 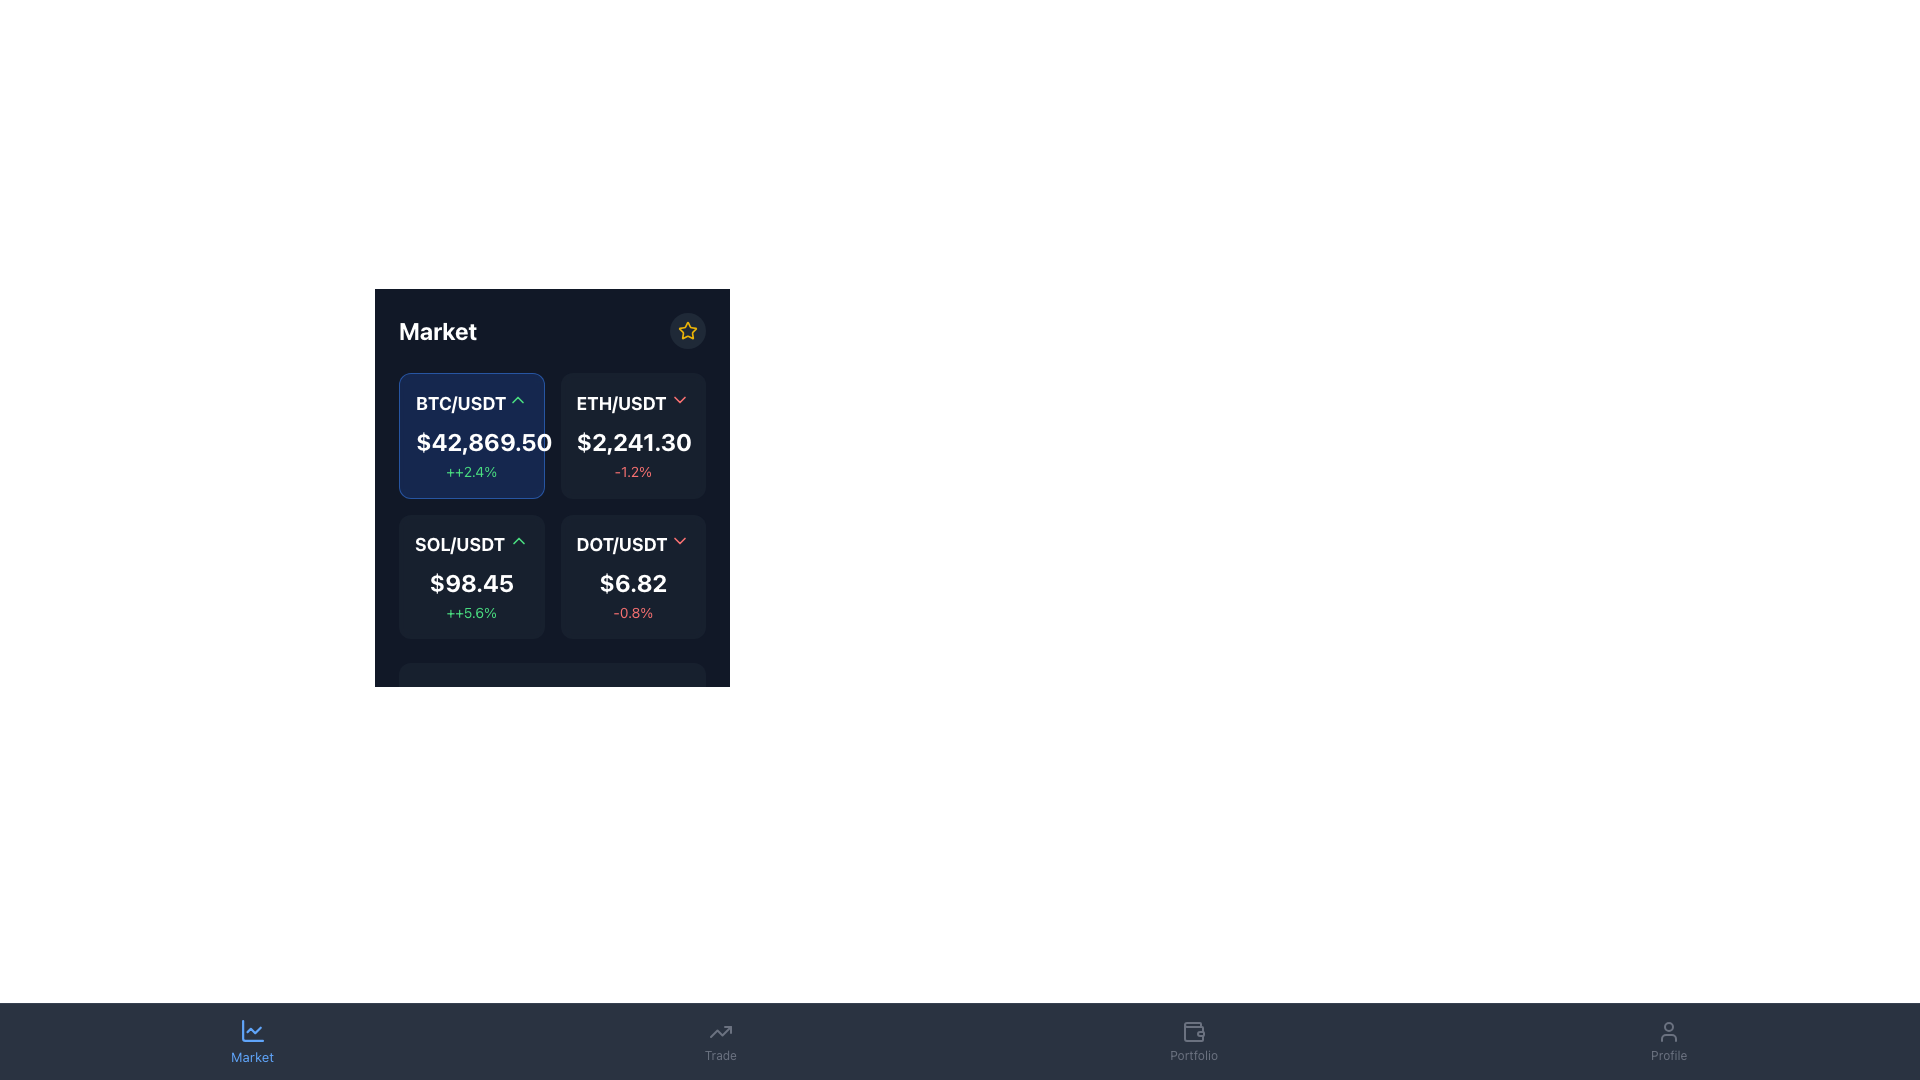 What do you see at coordinates (680, 400) in the screenshot?
I see `the downward-pointing red chevron icon located in the 'ETH/USDT' section at the top-right corner of the card` at bounding box center [680, 400].